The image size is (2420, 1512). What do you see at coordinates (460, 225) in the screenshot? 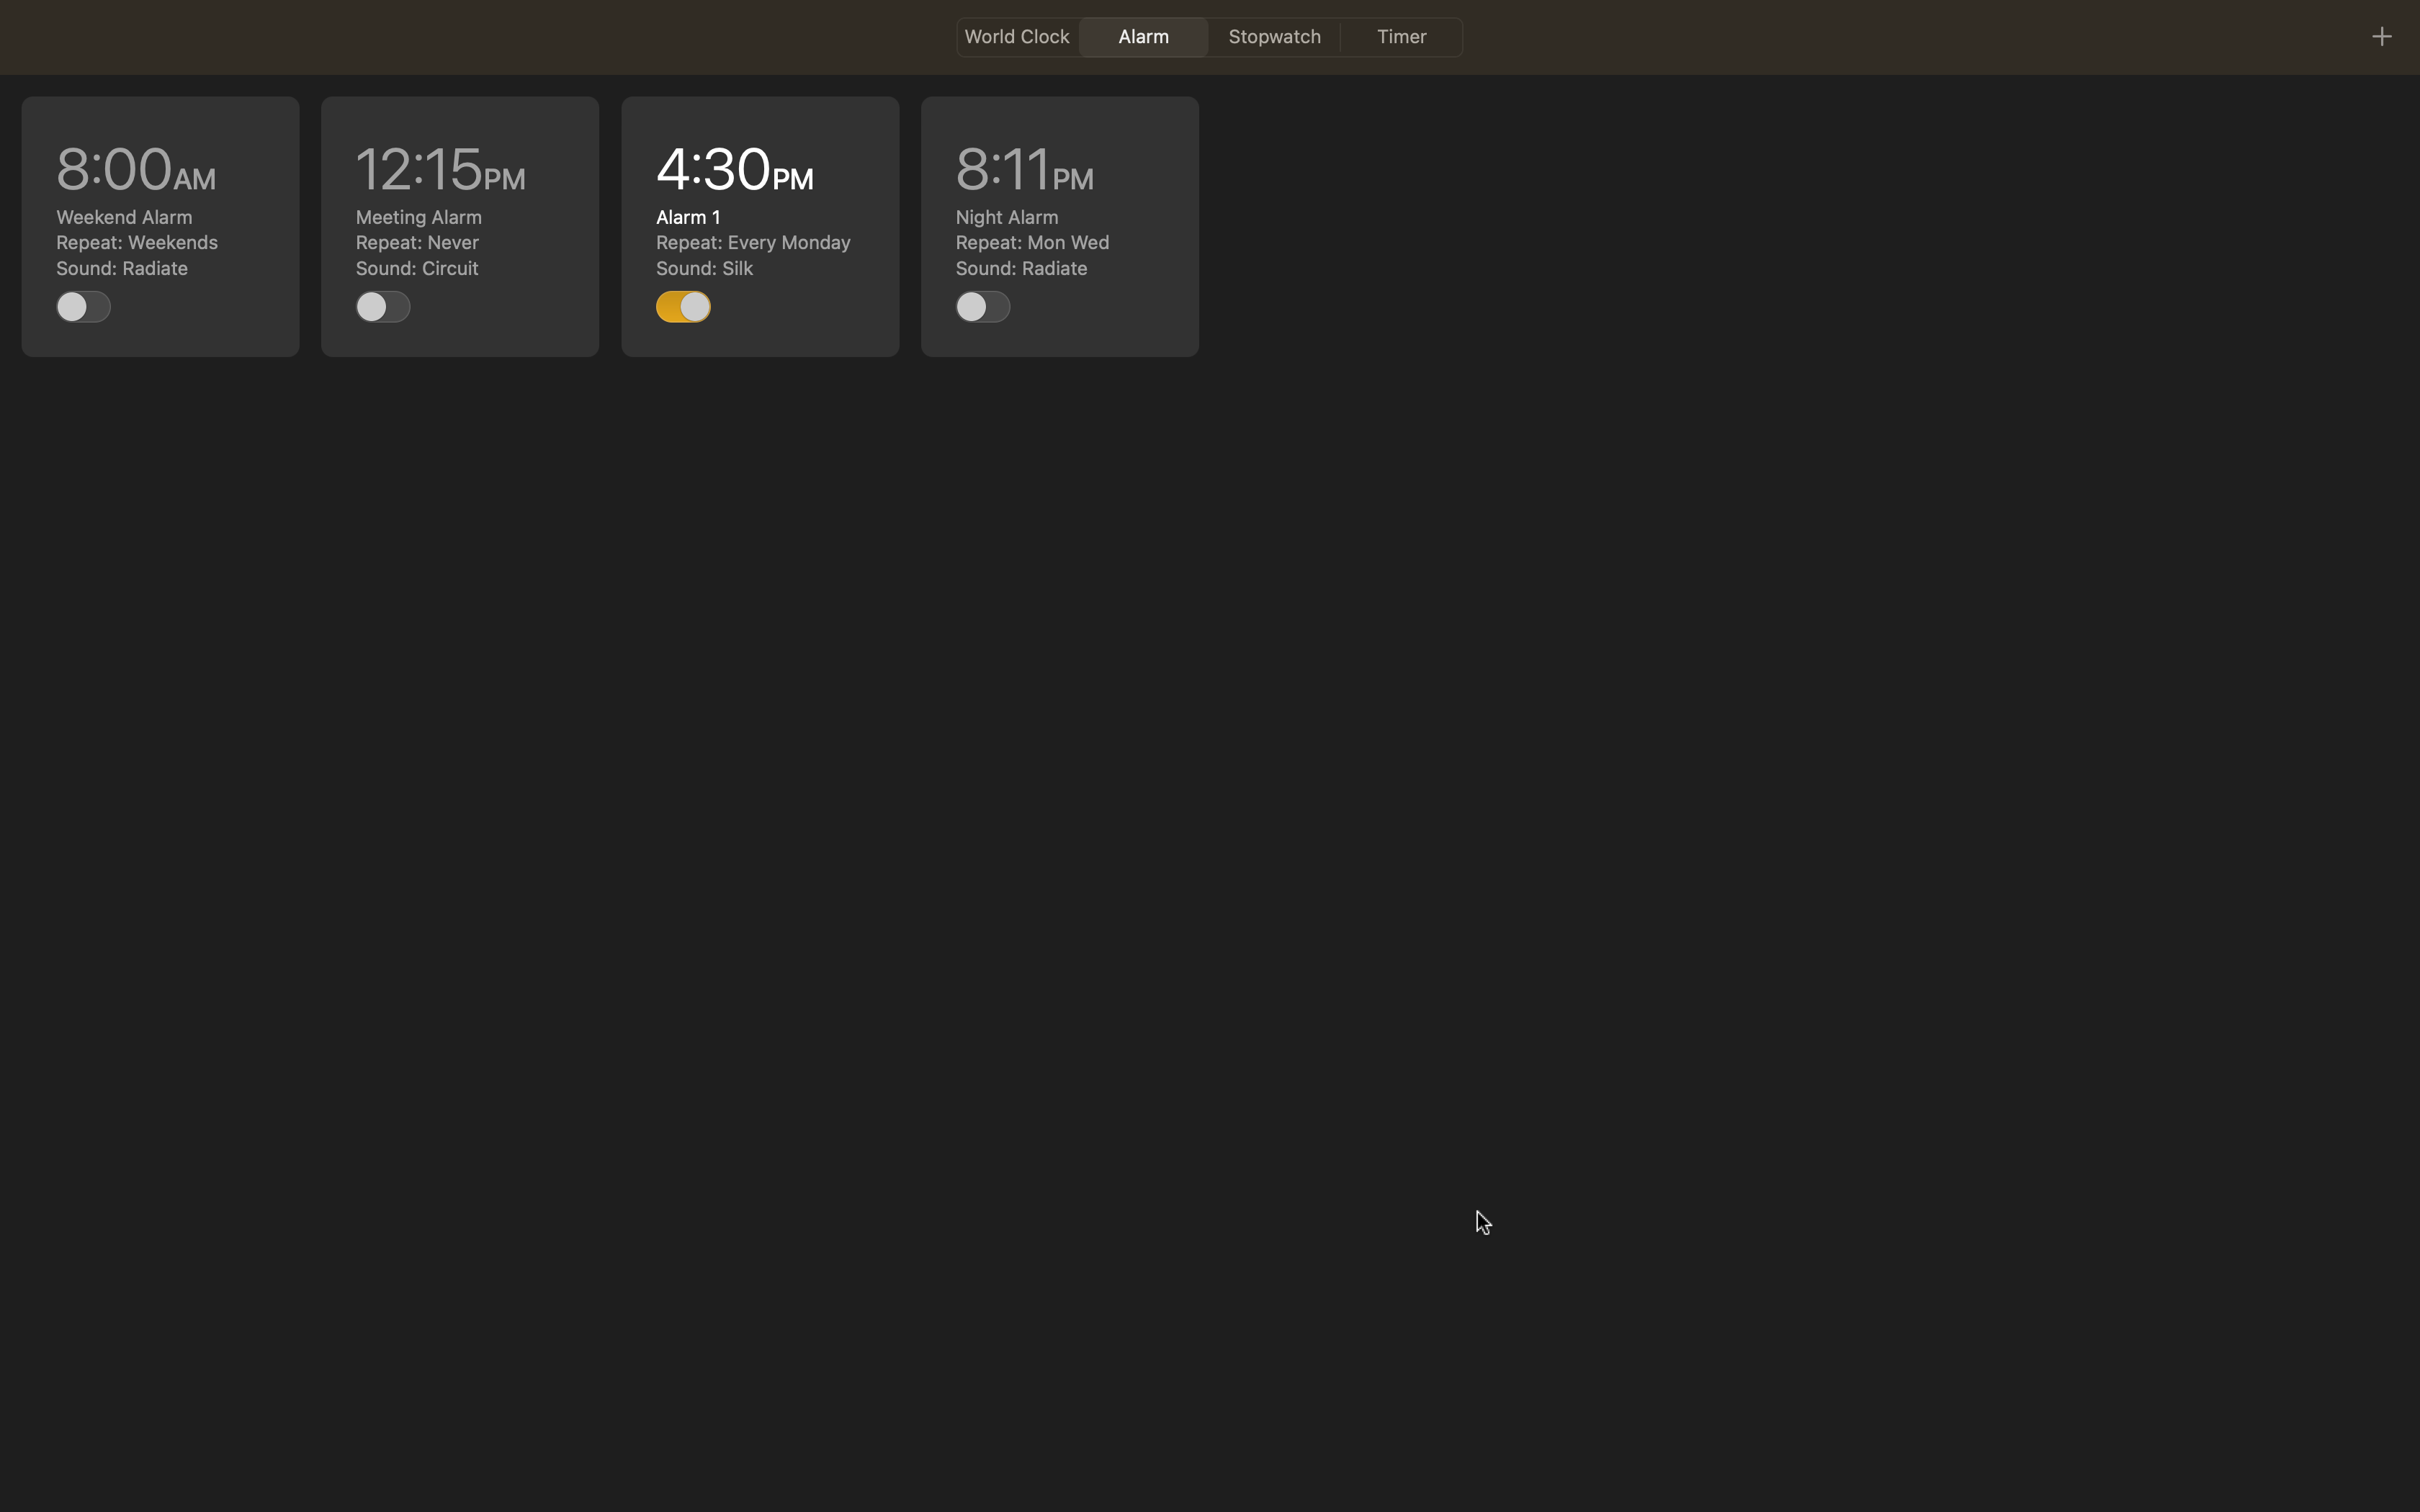
I see `the 12pm alarm` at bounding box center [460, 225].